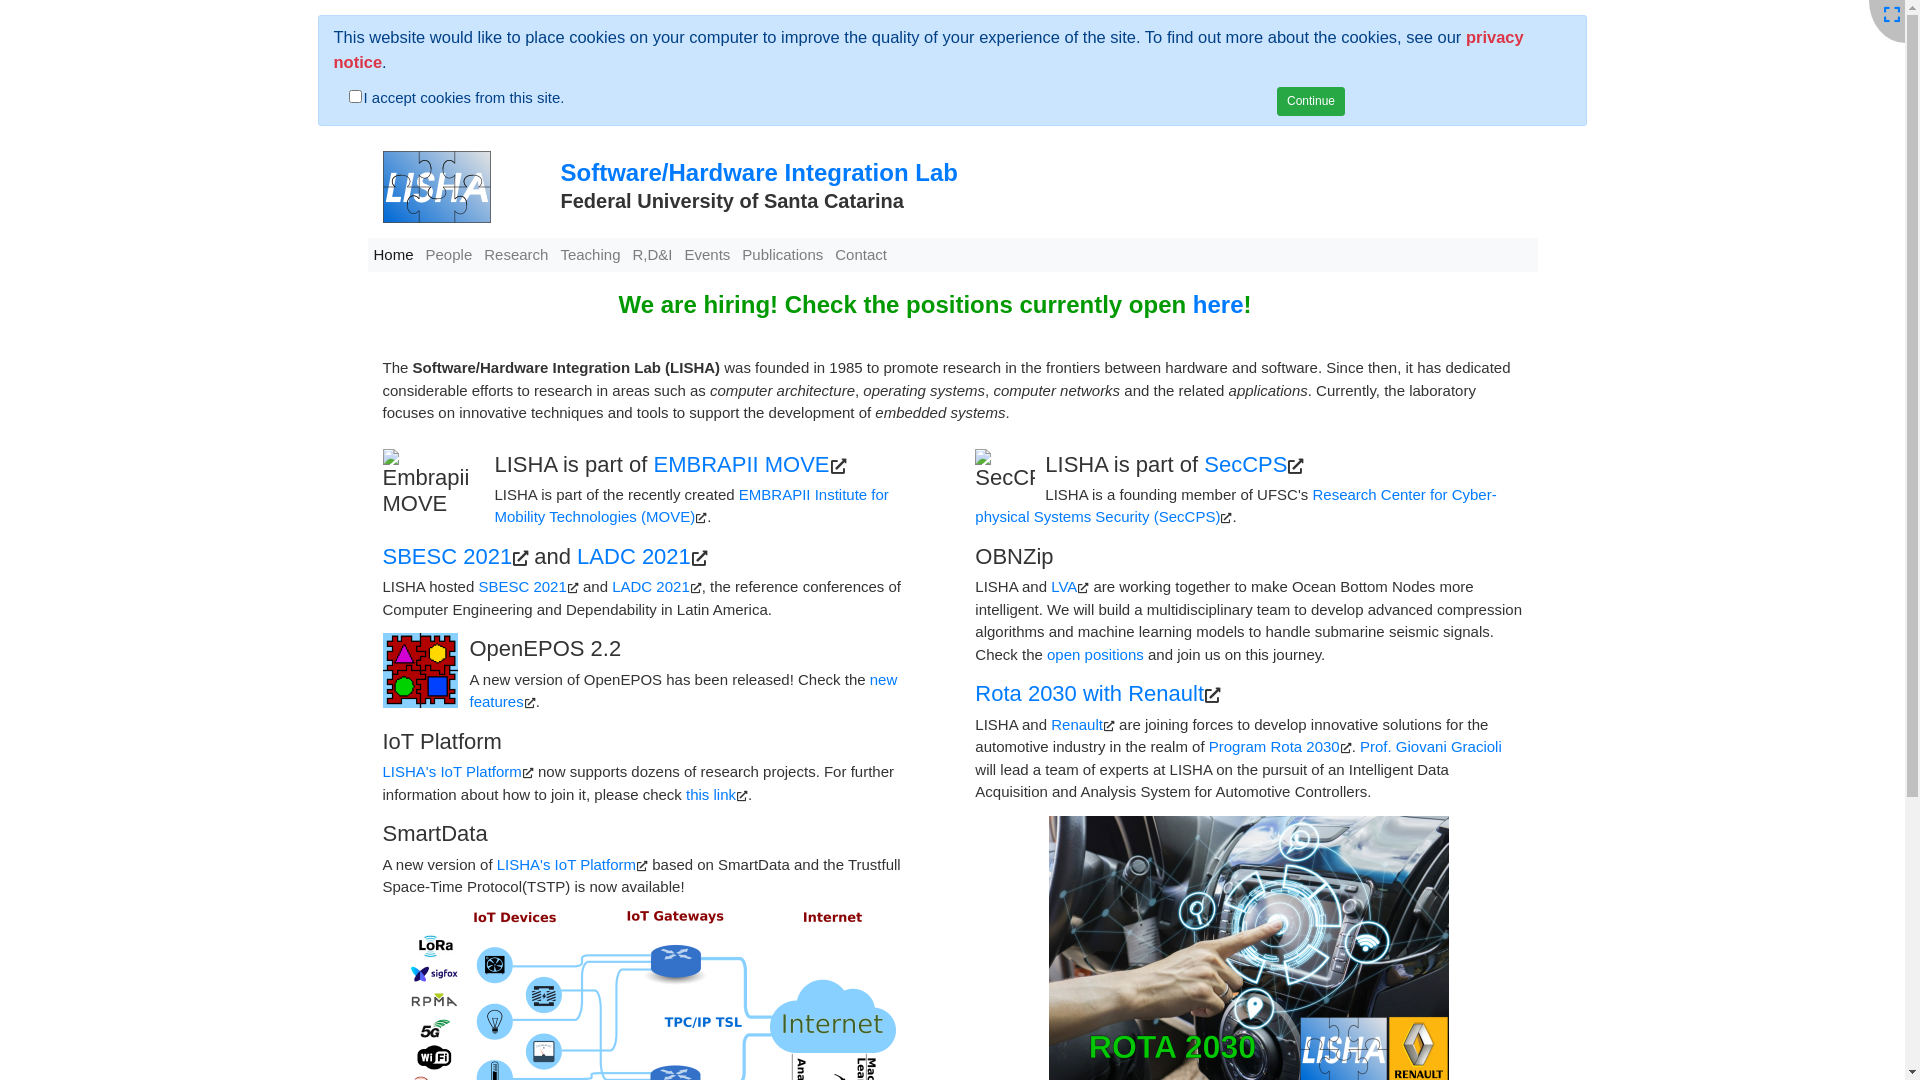 Image resolution: width=1920 pixels, height=1080 pixels. What do you see at coordinates (1075, 724) in the screenshot?
I see `'Renault'` at bounding box center [1075, 724].